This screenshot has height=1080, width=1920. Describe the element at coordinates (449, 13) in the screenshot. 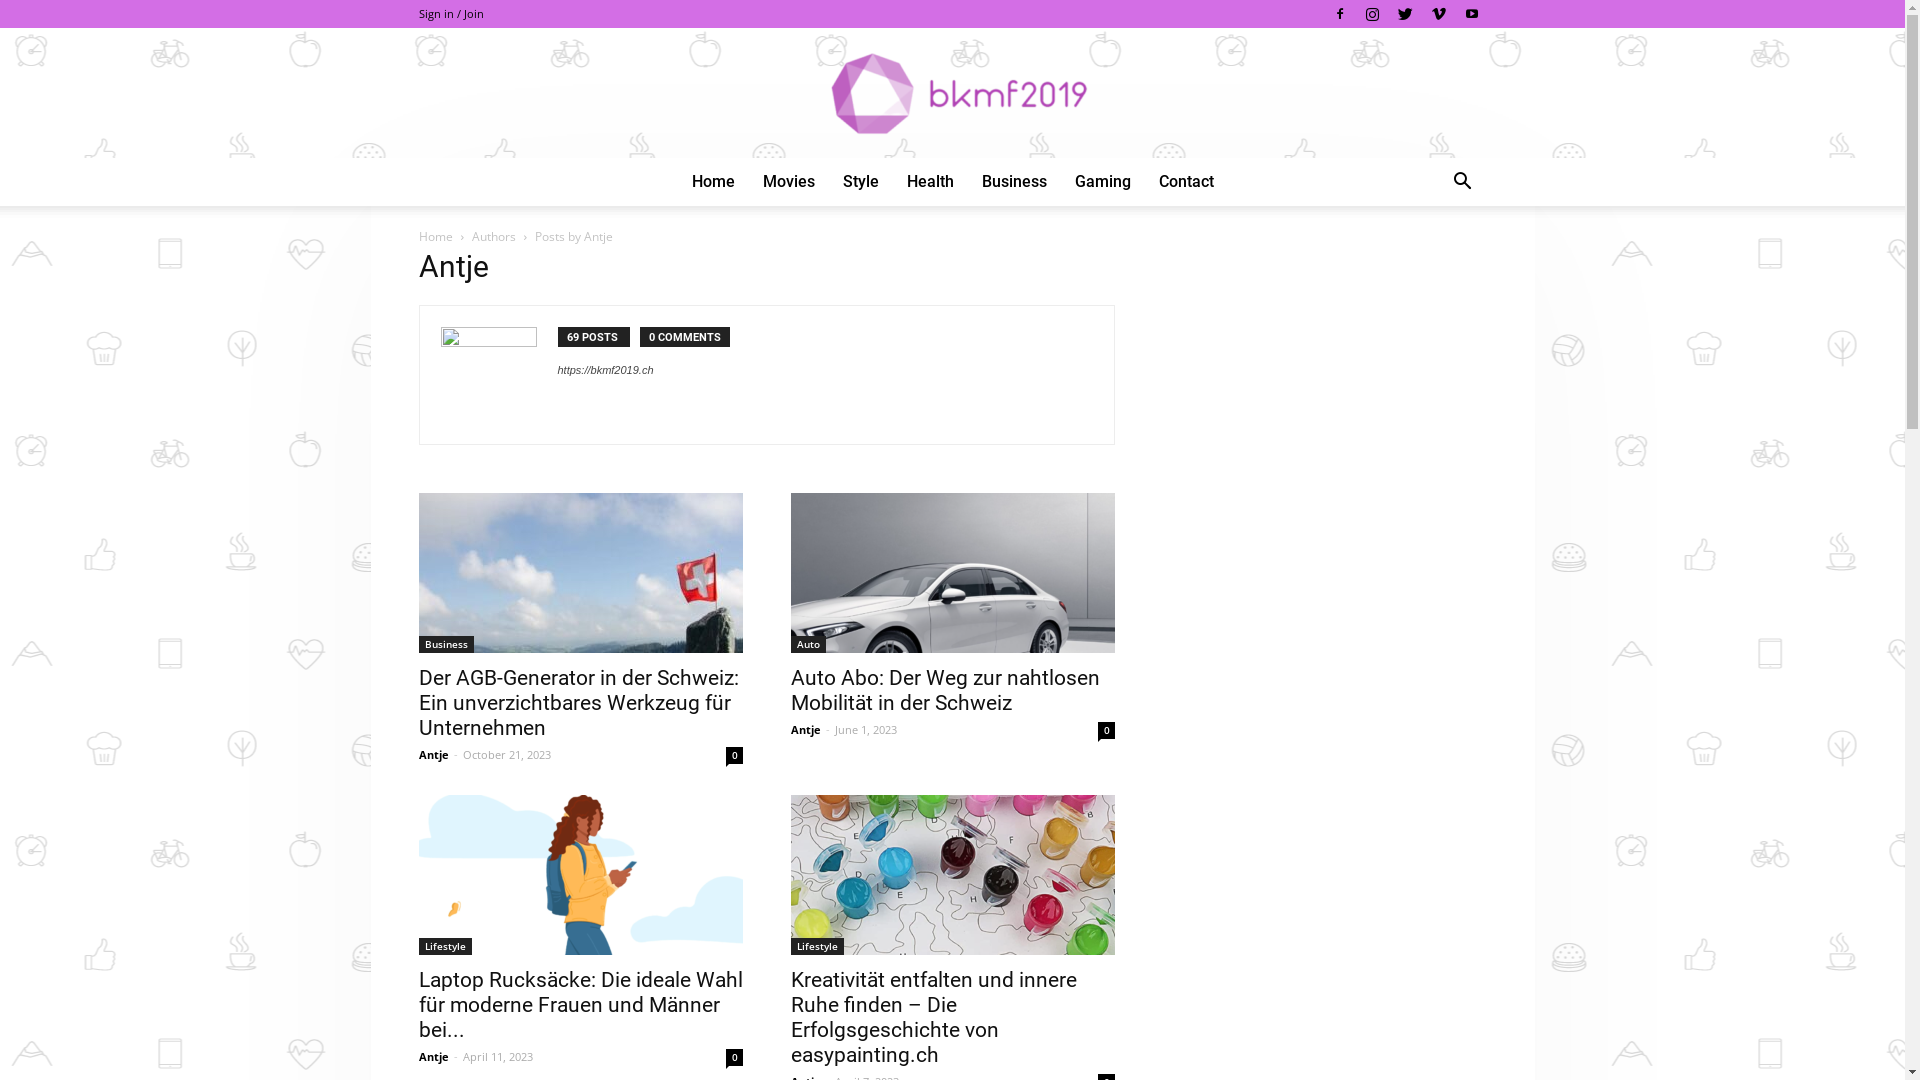

I see `'Sign in / Join'` at that location.